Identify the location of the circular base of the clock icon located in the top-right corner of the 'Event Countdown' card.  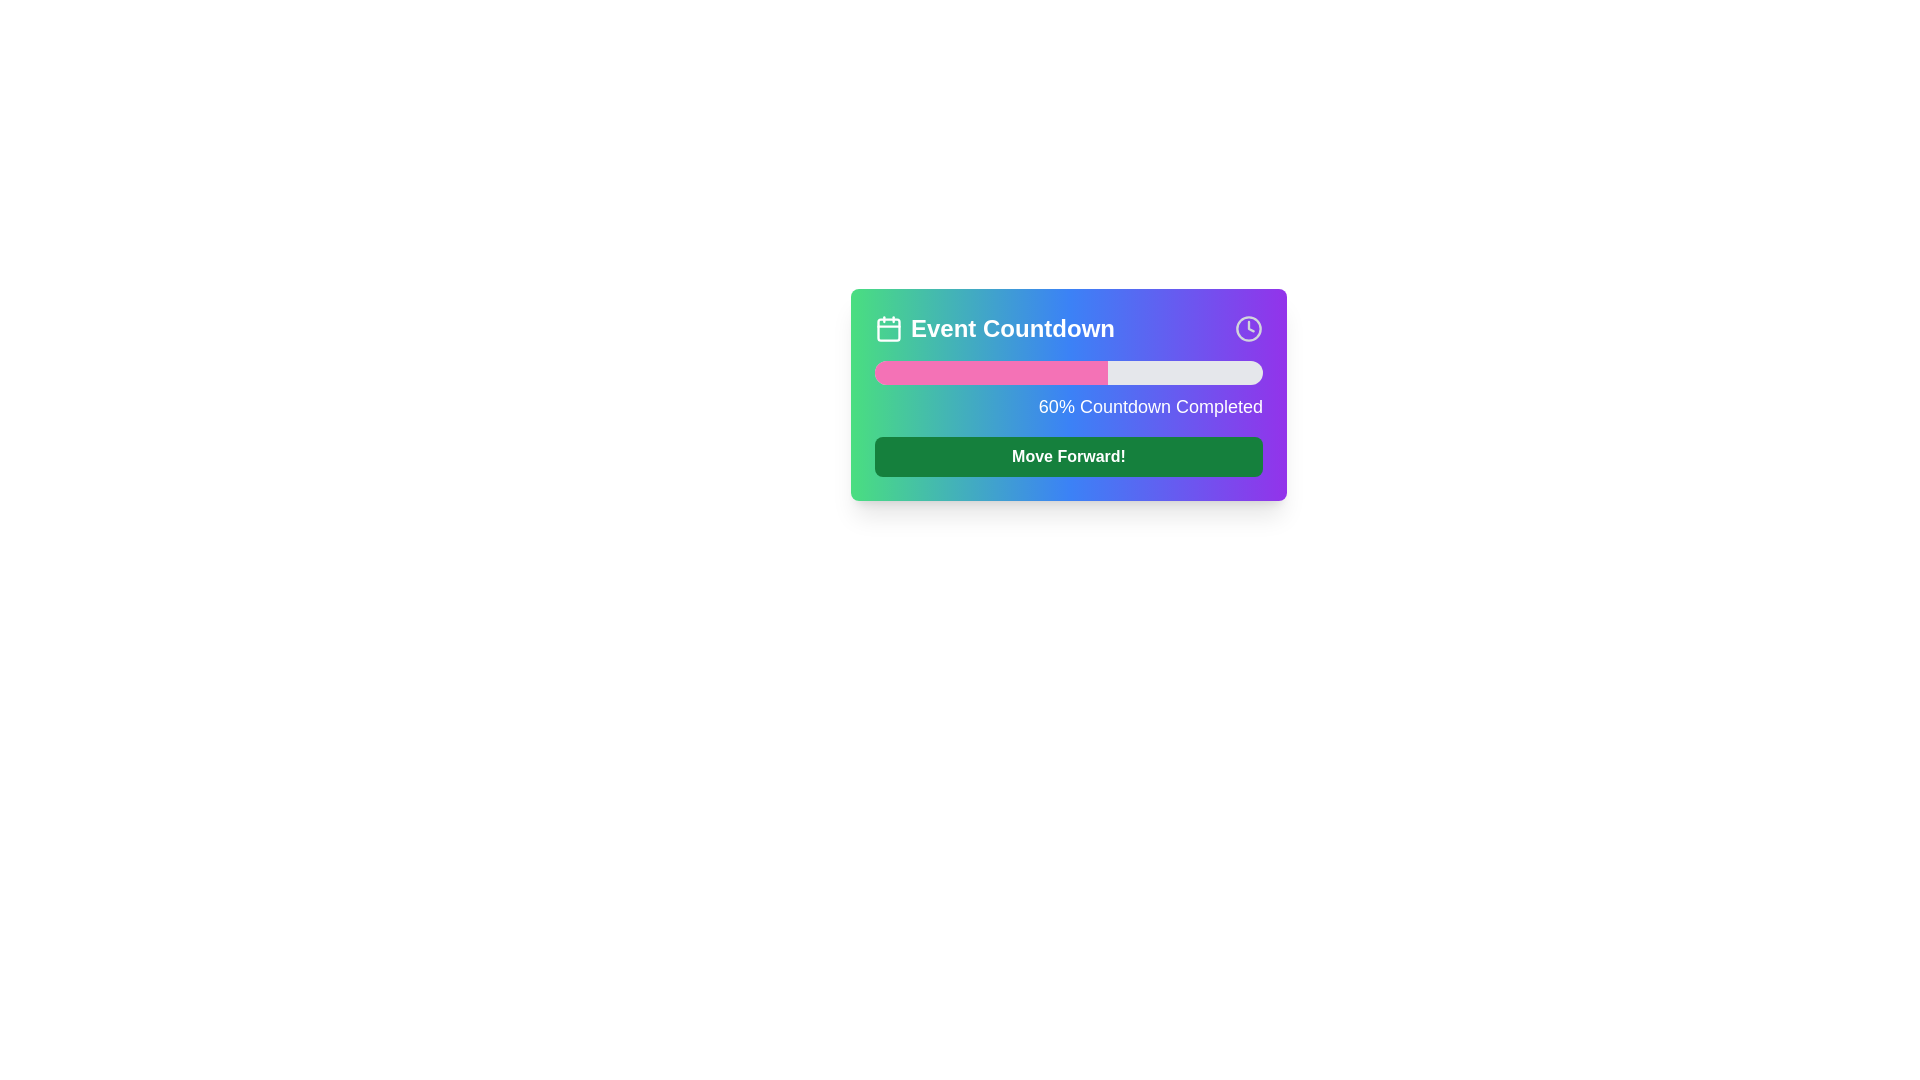
(1247, 327).